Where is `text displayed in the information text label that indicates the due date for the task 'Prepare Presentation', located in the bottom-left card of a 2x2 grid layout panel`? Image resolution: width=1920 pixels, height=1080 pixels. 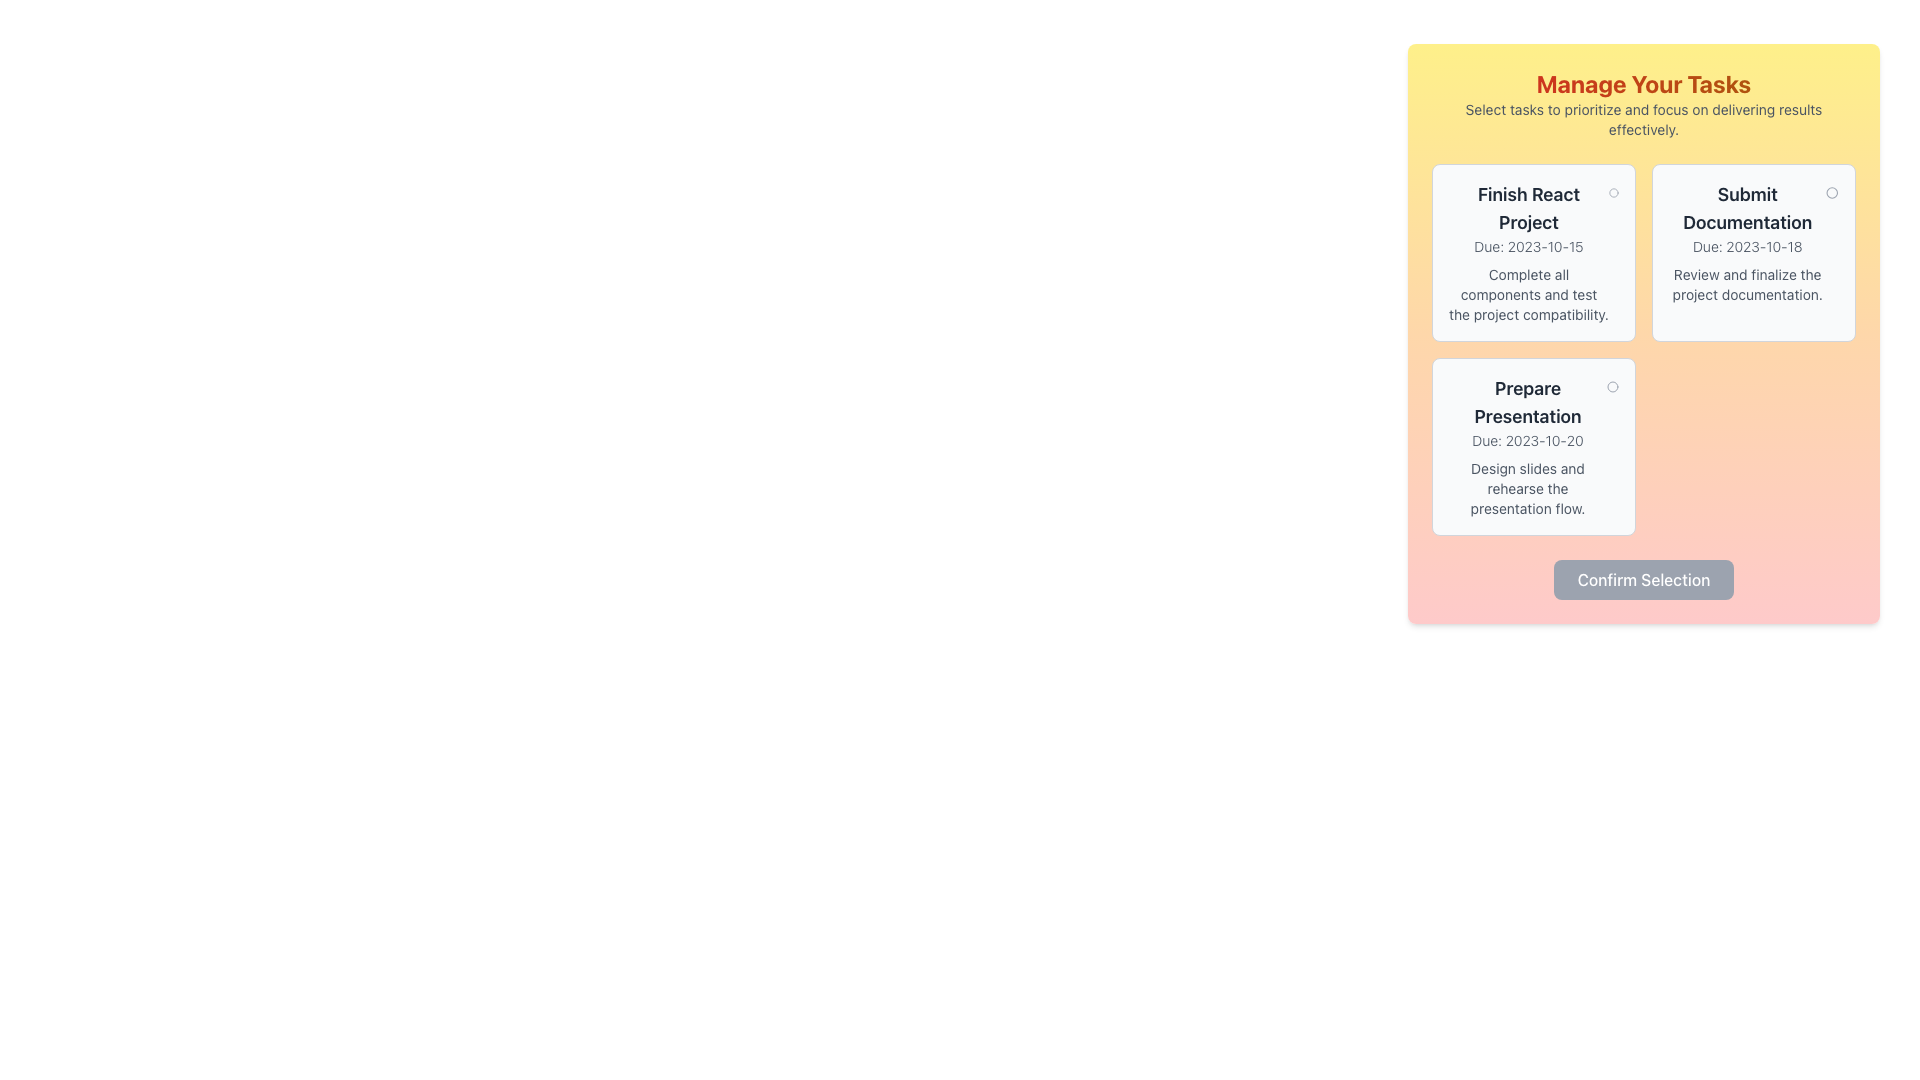 text displayed in the information text label that indicates the due date for the task 'Prepare Presentation', located in the bottom-left card of a 2x2 grid layout panel is located at coordinates (1526, 439).